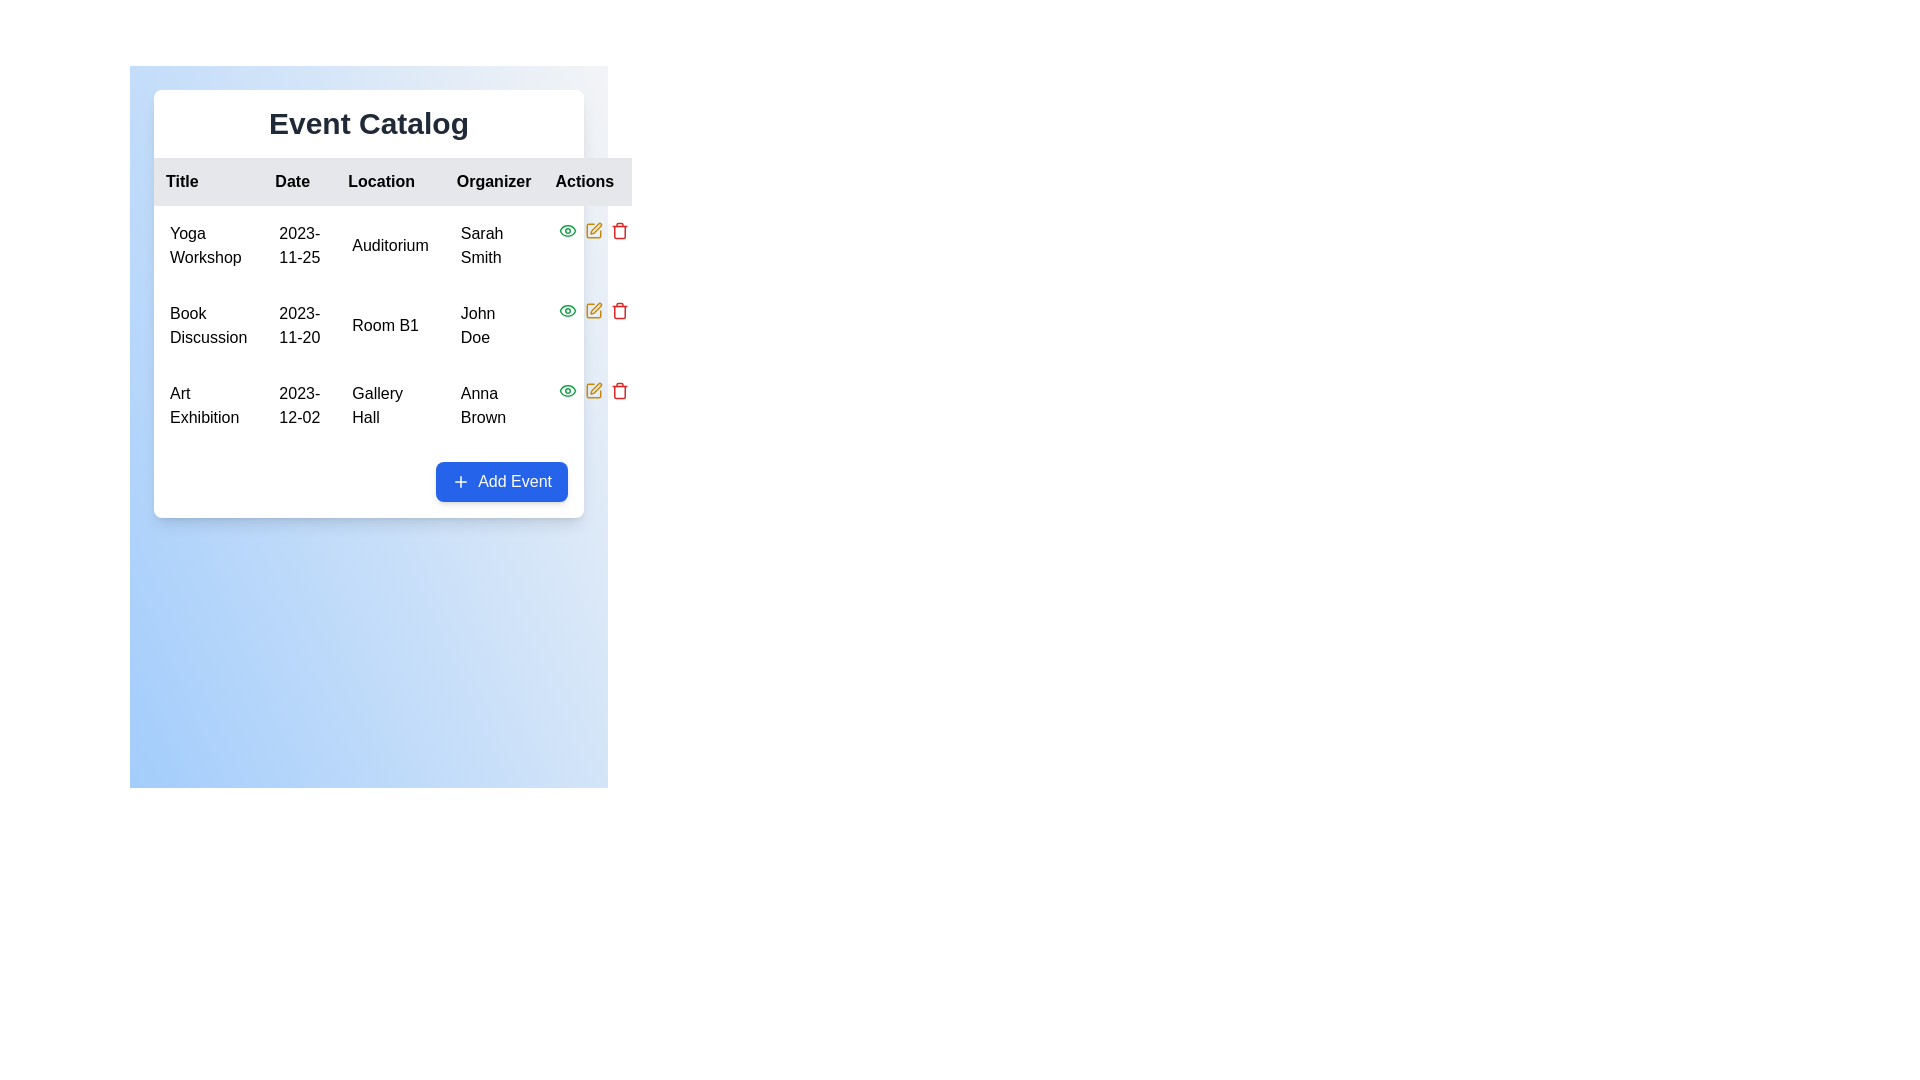  What do you see at coordinates (494, 181) in the screenshot?
I see `the 'Organizer' column header, which is the fourth header in a table structure, displayed in bold black text against a white background` at bounding box center [494, 181].